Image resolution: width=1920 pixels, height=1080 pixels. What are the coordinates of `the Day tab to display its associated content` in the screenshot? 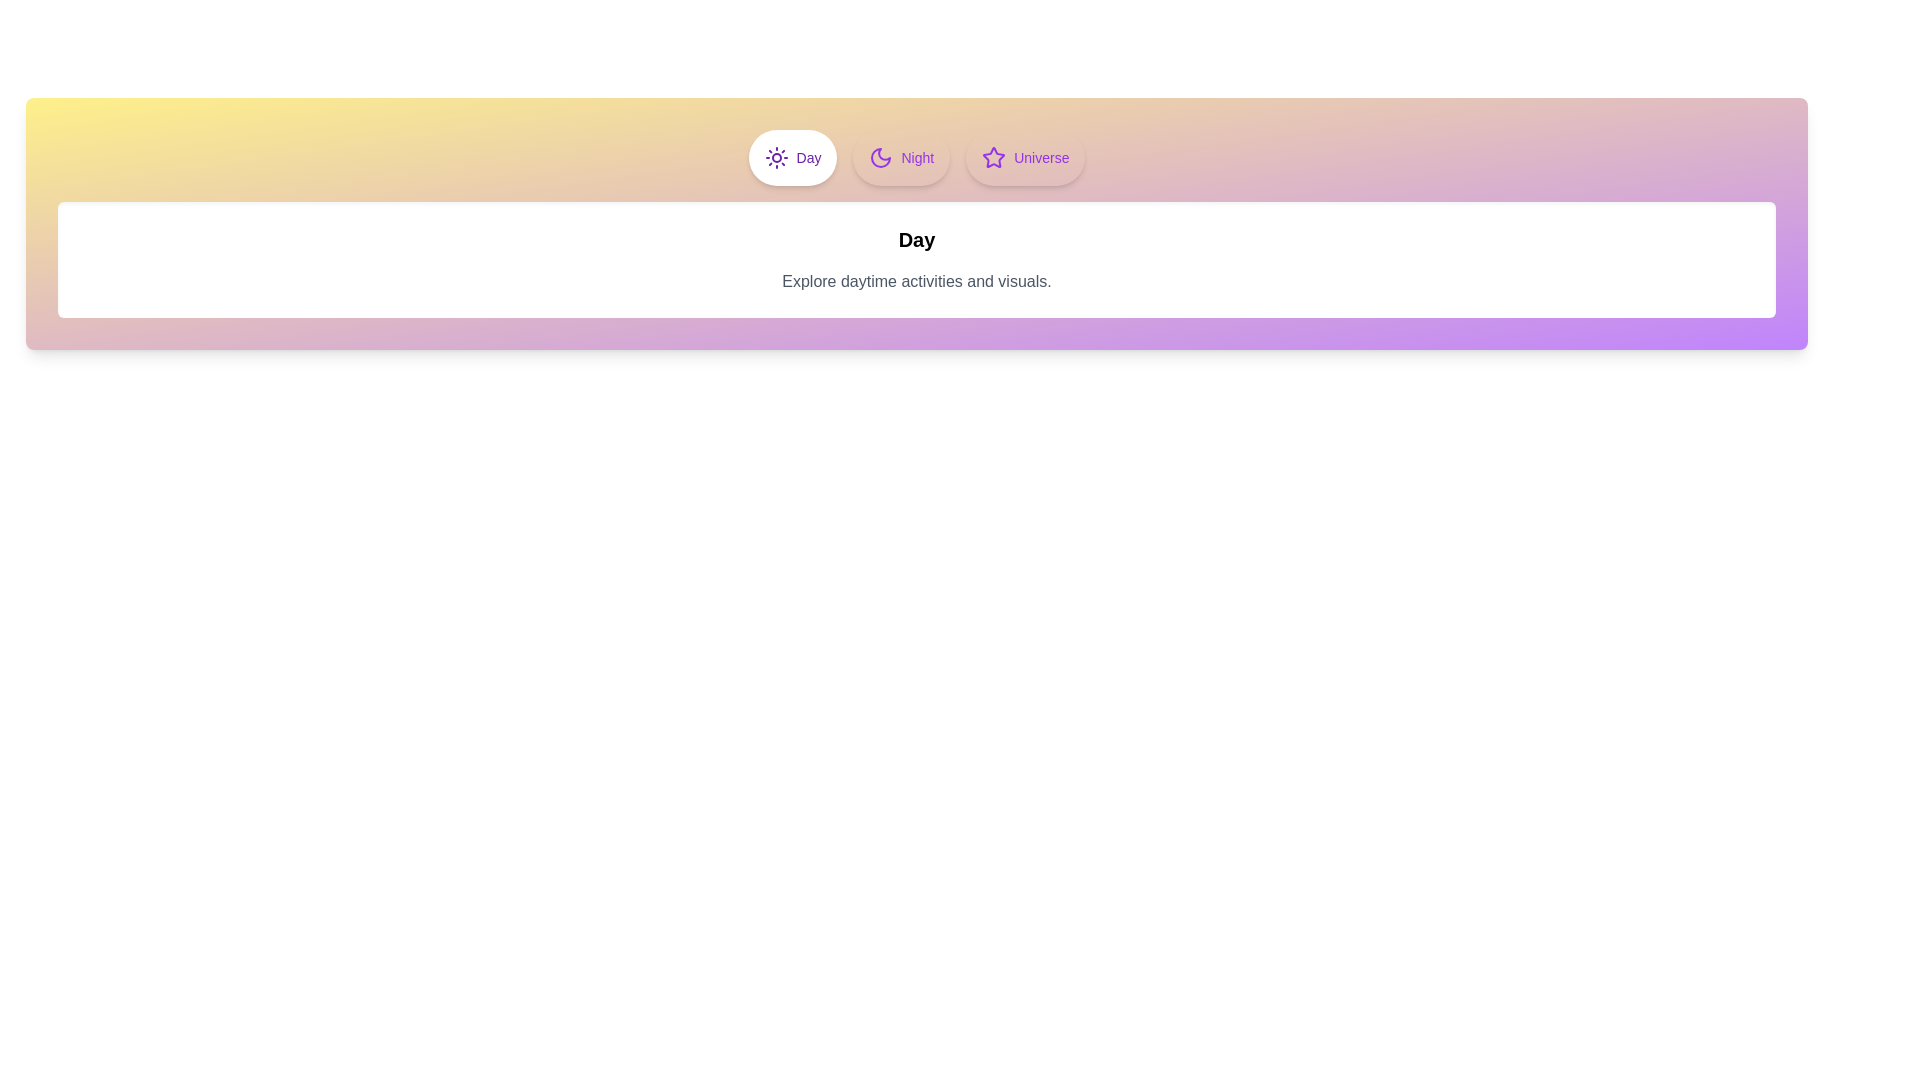 It's located at (791, 157).